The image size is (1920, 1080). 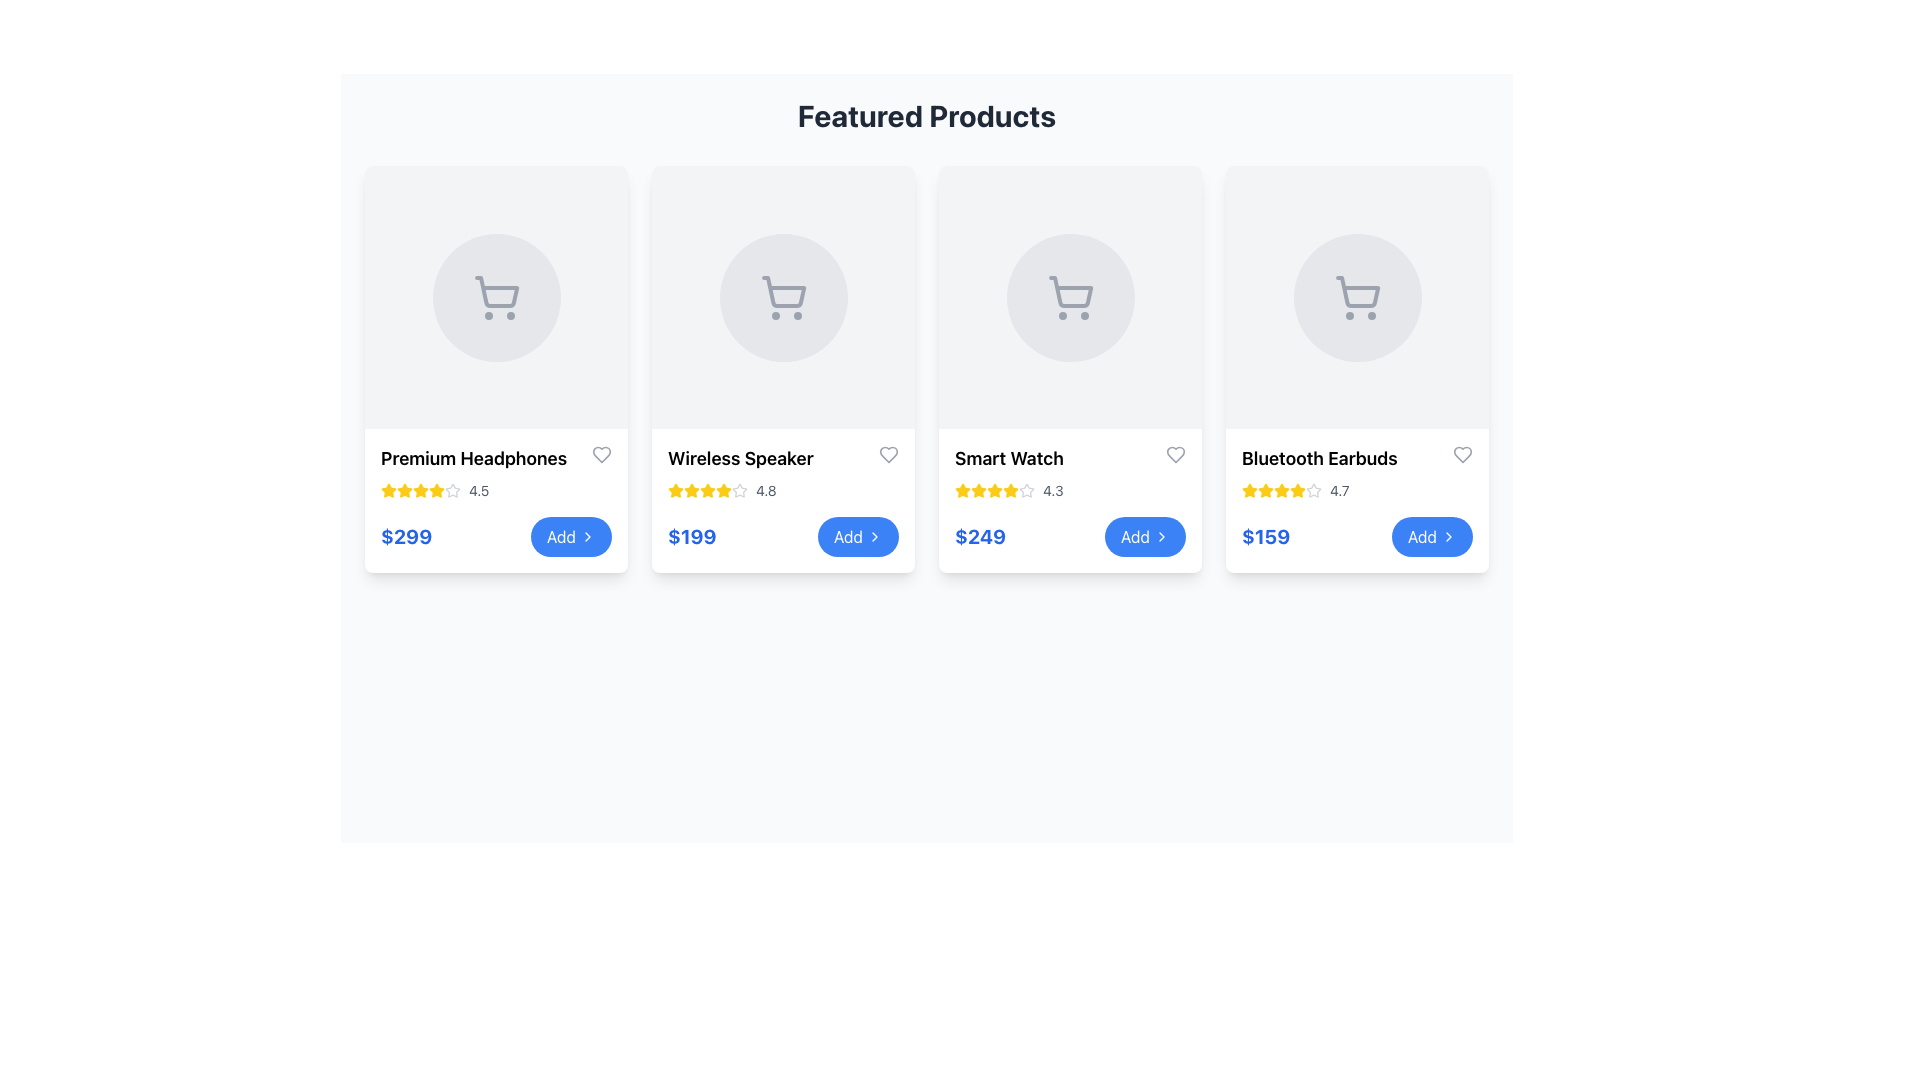 What do you see at coordinates (1145, 535) in the screenshot?
I see `the button located directly below the 'Smart Watch' product card in the third column of the 'Featured Products' grid for a hover effect` at bounding box center [1145, 535].